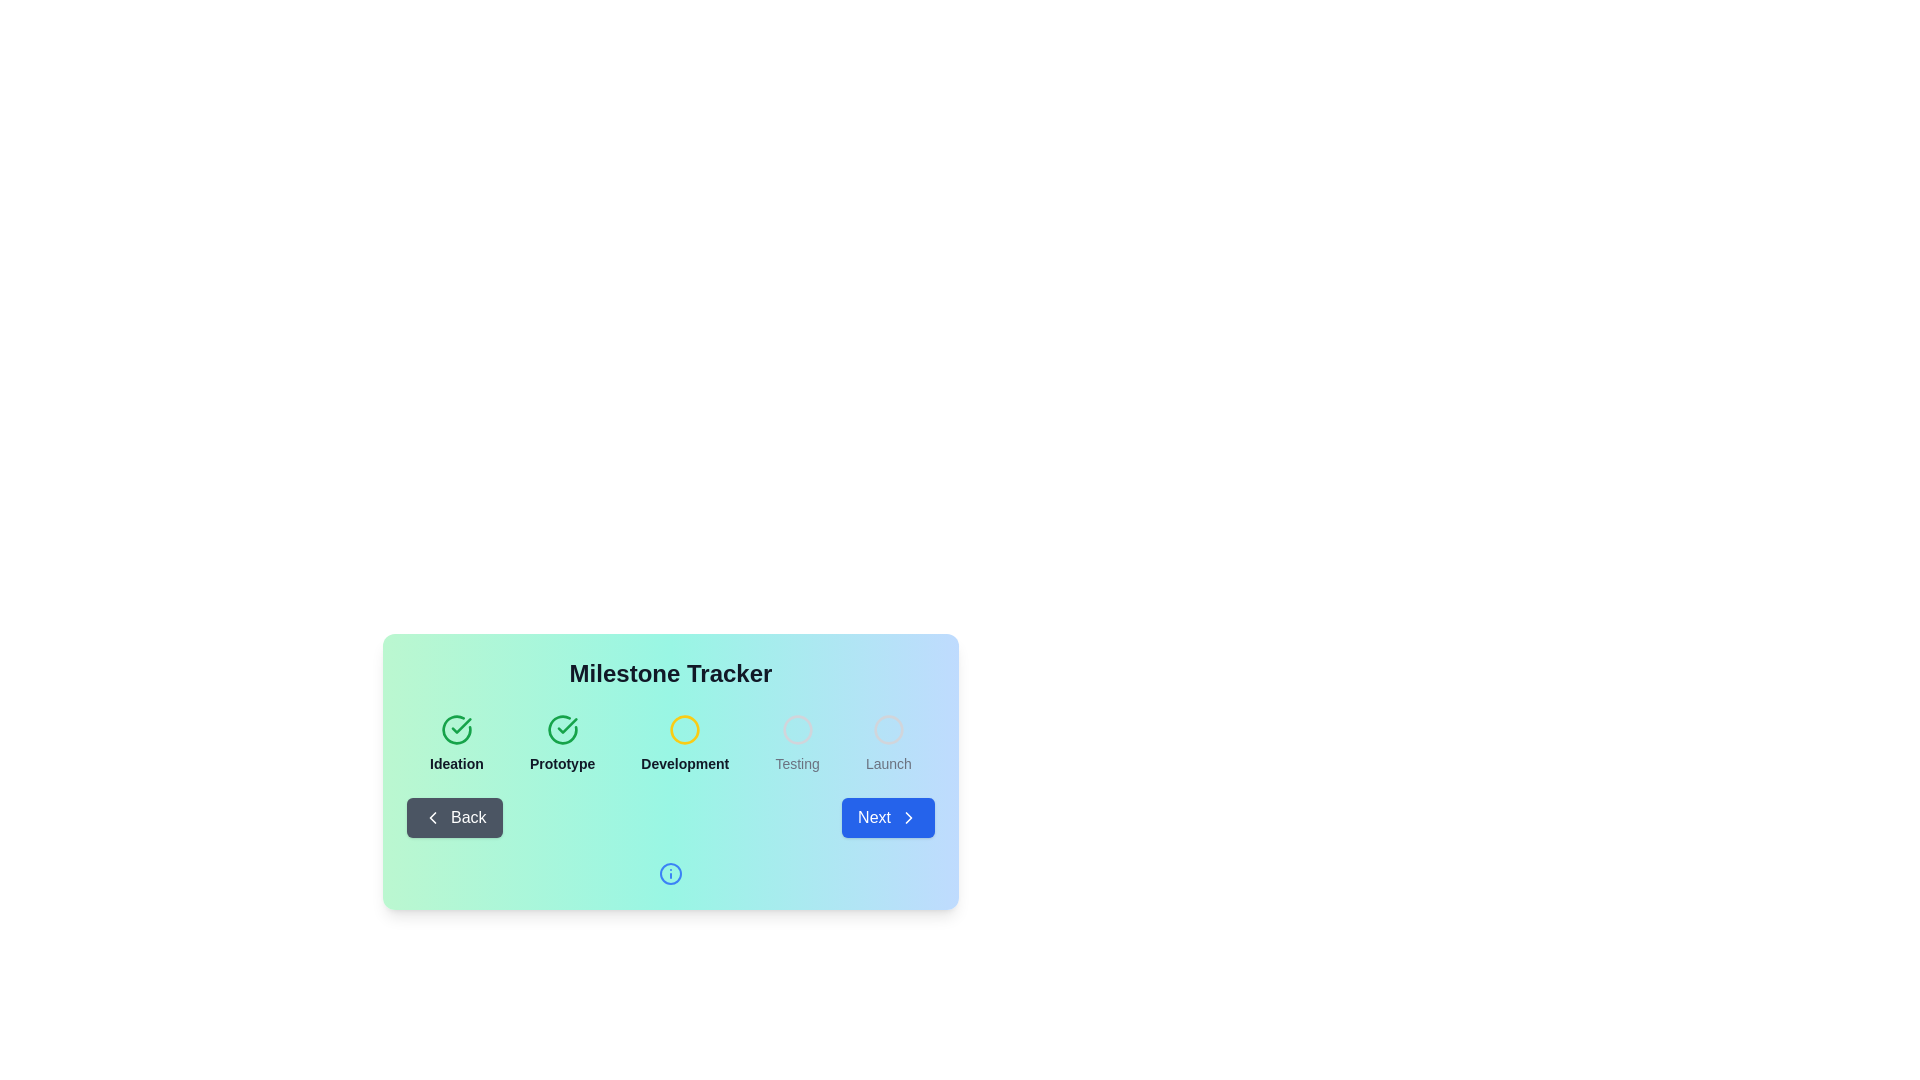 The image size is (1920, 1080). What do you see at coordinates (561, 763) in the screenshot?
I see `text label indicating the second milestone in the progress tracker located beneath the green checkmark icon` at bounding box center [561, 763].